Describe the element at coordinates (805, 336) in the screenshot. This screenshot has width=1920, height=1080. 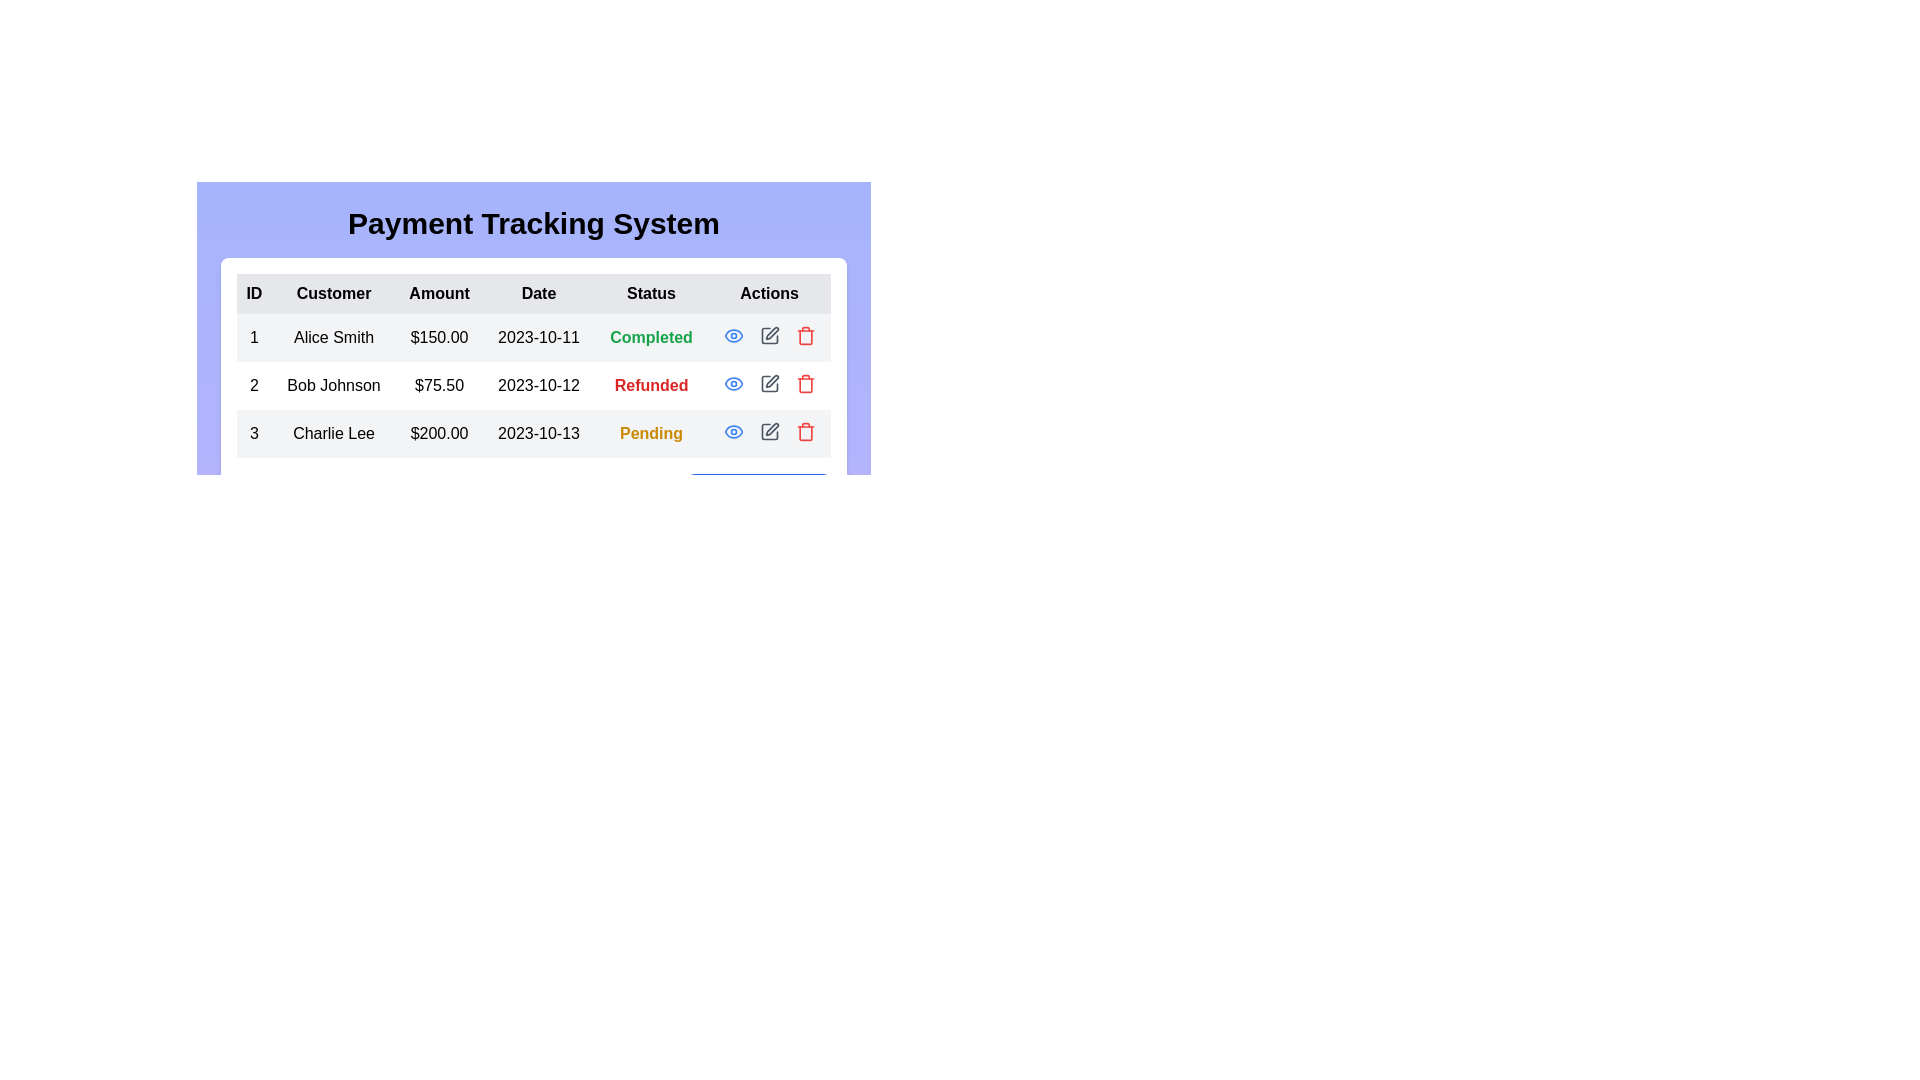
I see `the trash bin icon, which is a linear outline design with a rectangular body and arched handle, located in the rightmost column of the 'Actions' table, specifically in the third row for Charlie Lee` at that location.